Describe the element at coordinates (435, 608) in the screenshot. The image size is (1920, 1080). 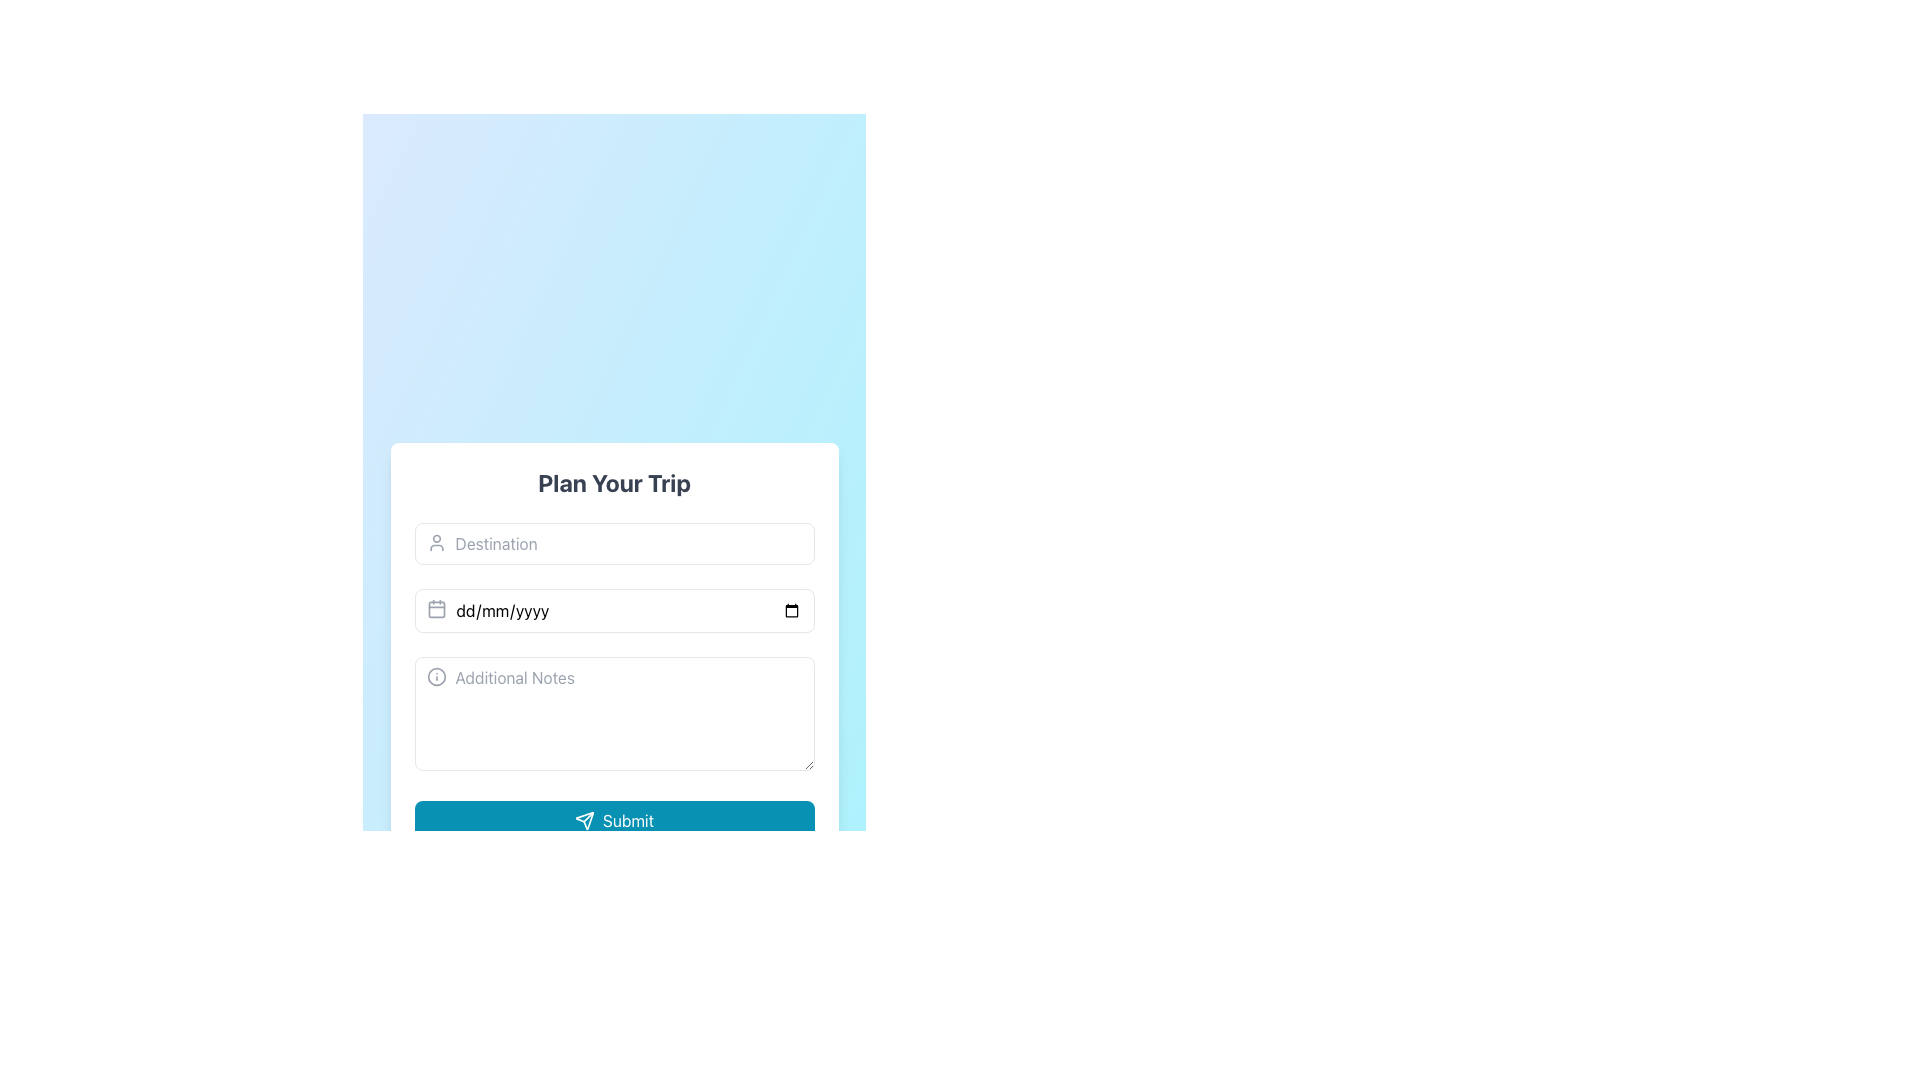
I see `the decorative graphical element of the calendar icon, which visually indicates a date-related functionality, located to the left of the 'dd/mm/yyyy' input field` at that location.